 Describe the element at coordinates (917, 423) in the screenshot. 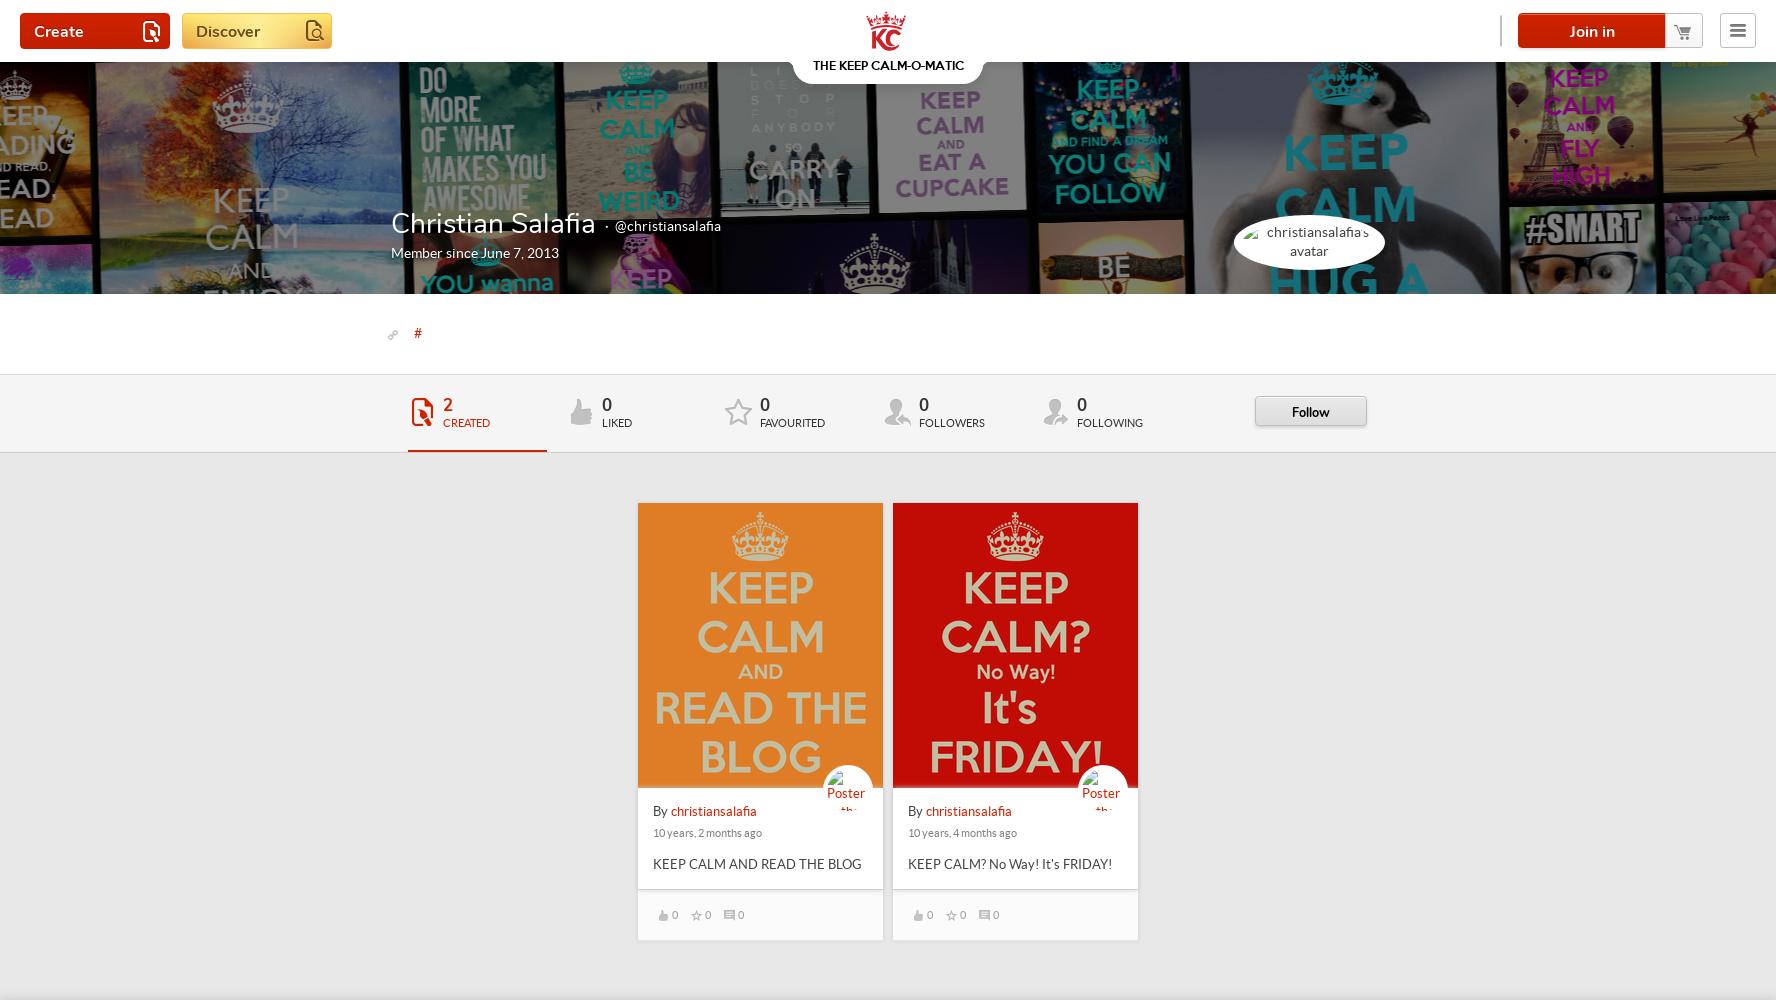

I see `'Followers'` at that location.